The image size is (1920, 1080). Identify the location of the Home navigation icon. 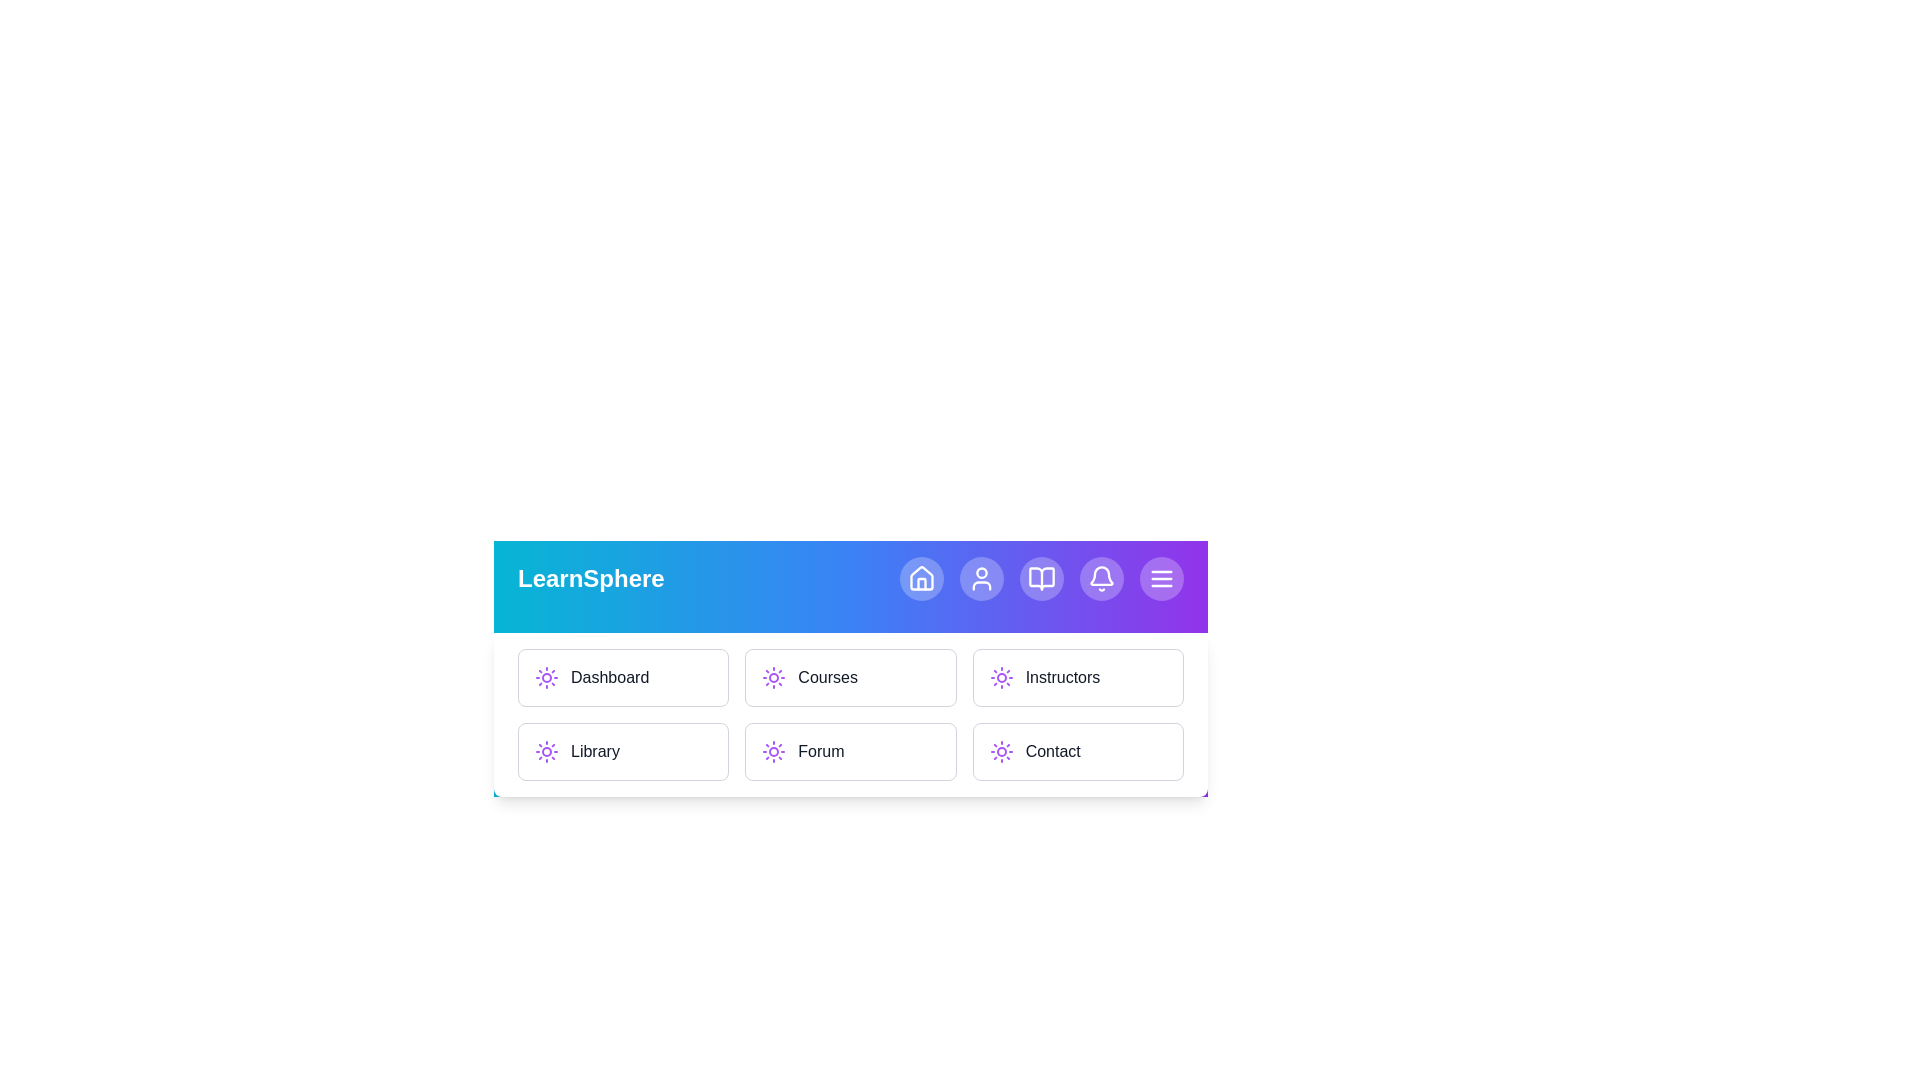
(920, 578).